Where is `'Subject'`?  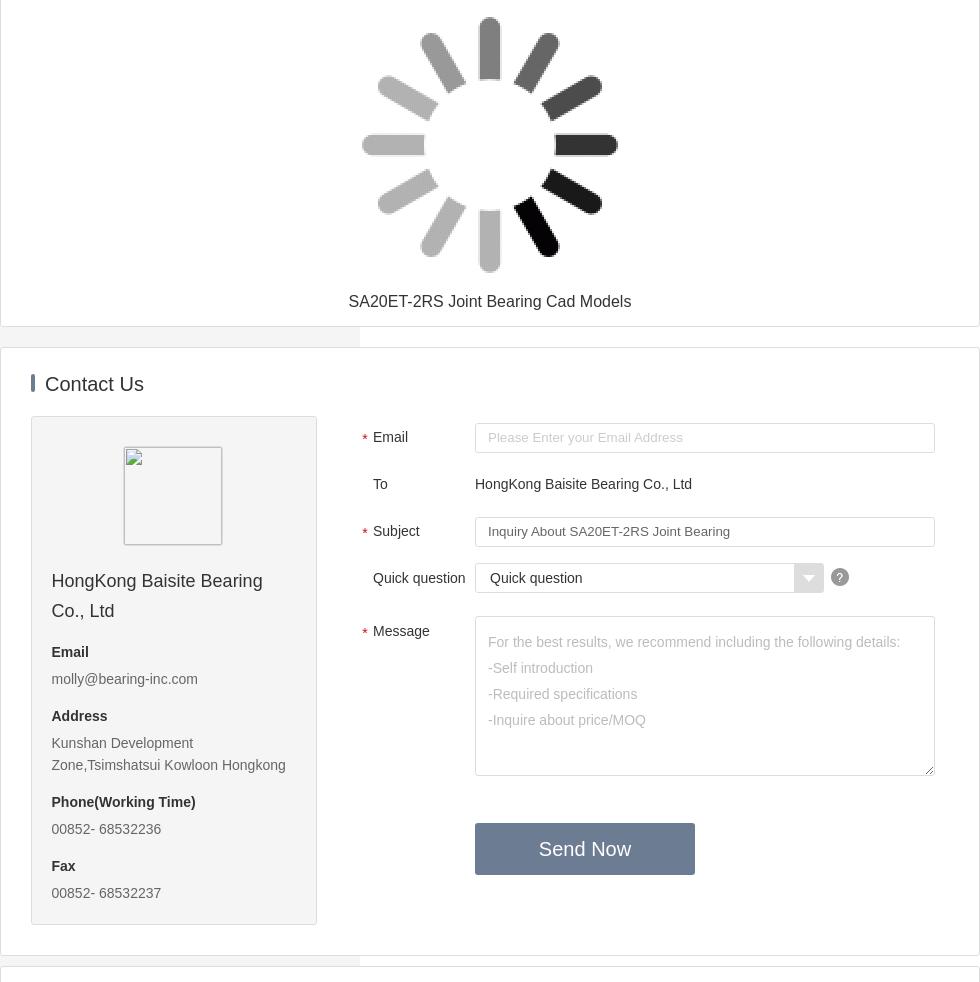 'Subject' is located at coordinates (396, 529).